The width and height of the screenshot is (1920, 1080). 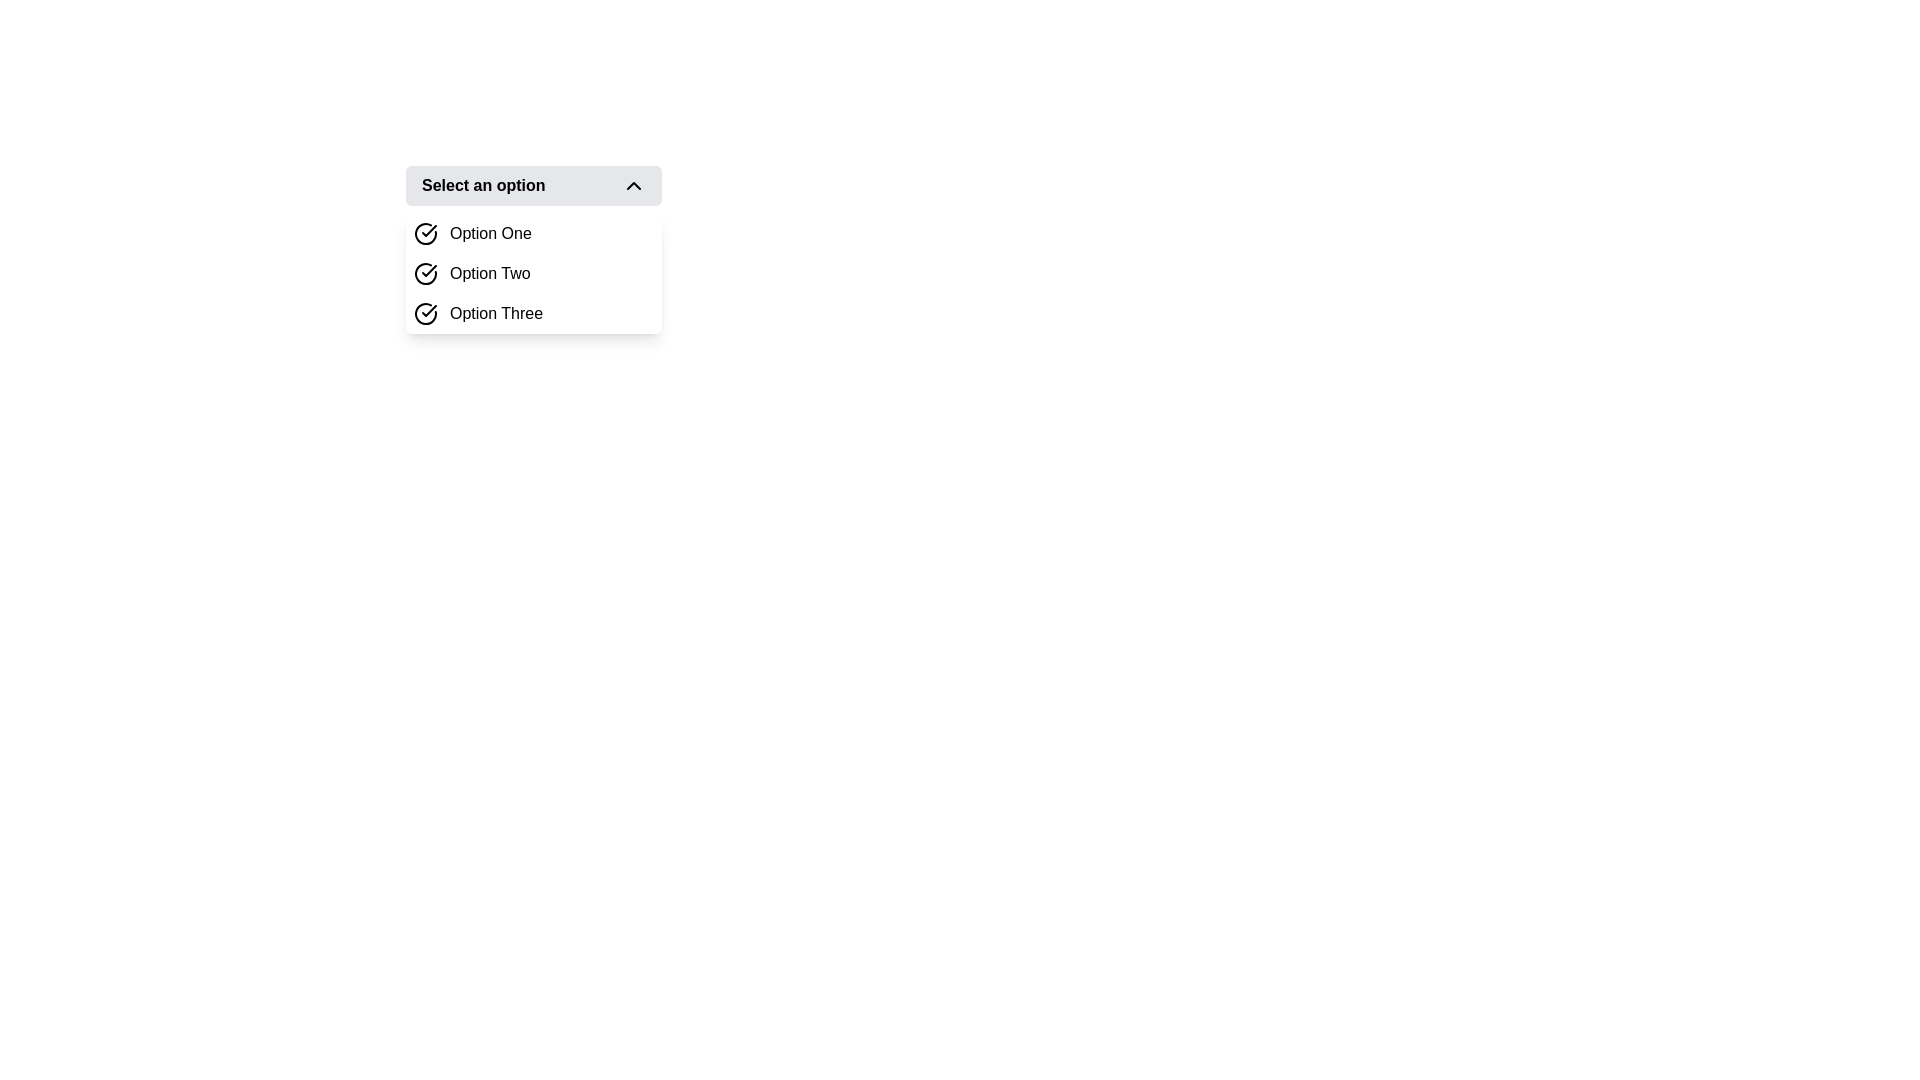 I want to click on the first selectable item in the dropdown menu, so click(x=533, y=233).